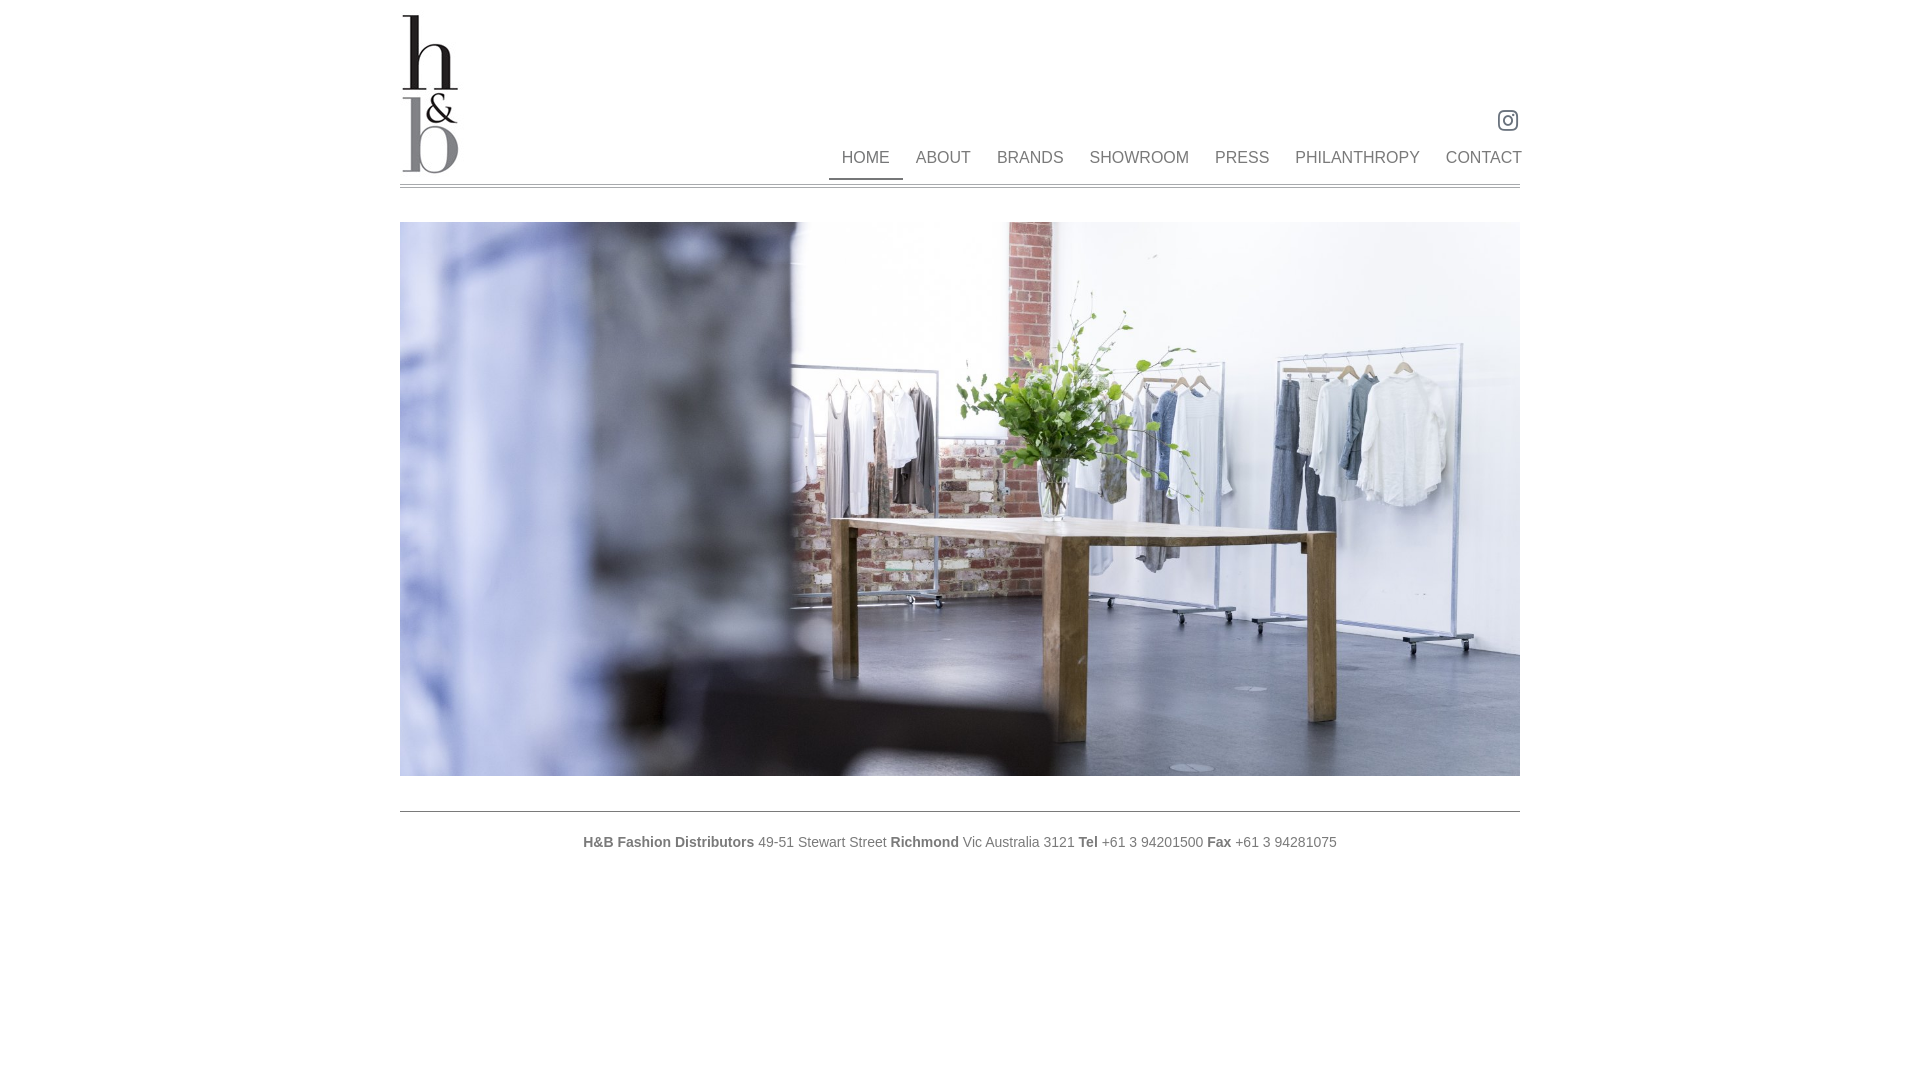 The height and width of the screenshot is (1080, 1920). What do you see at coordinates (1241, 157) in the screenshot?
I see `'PRESS'` at bounding box center [1241, 157].